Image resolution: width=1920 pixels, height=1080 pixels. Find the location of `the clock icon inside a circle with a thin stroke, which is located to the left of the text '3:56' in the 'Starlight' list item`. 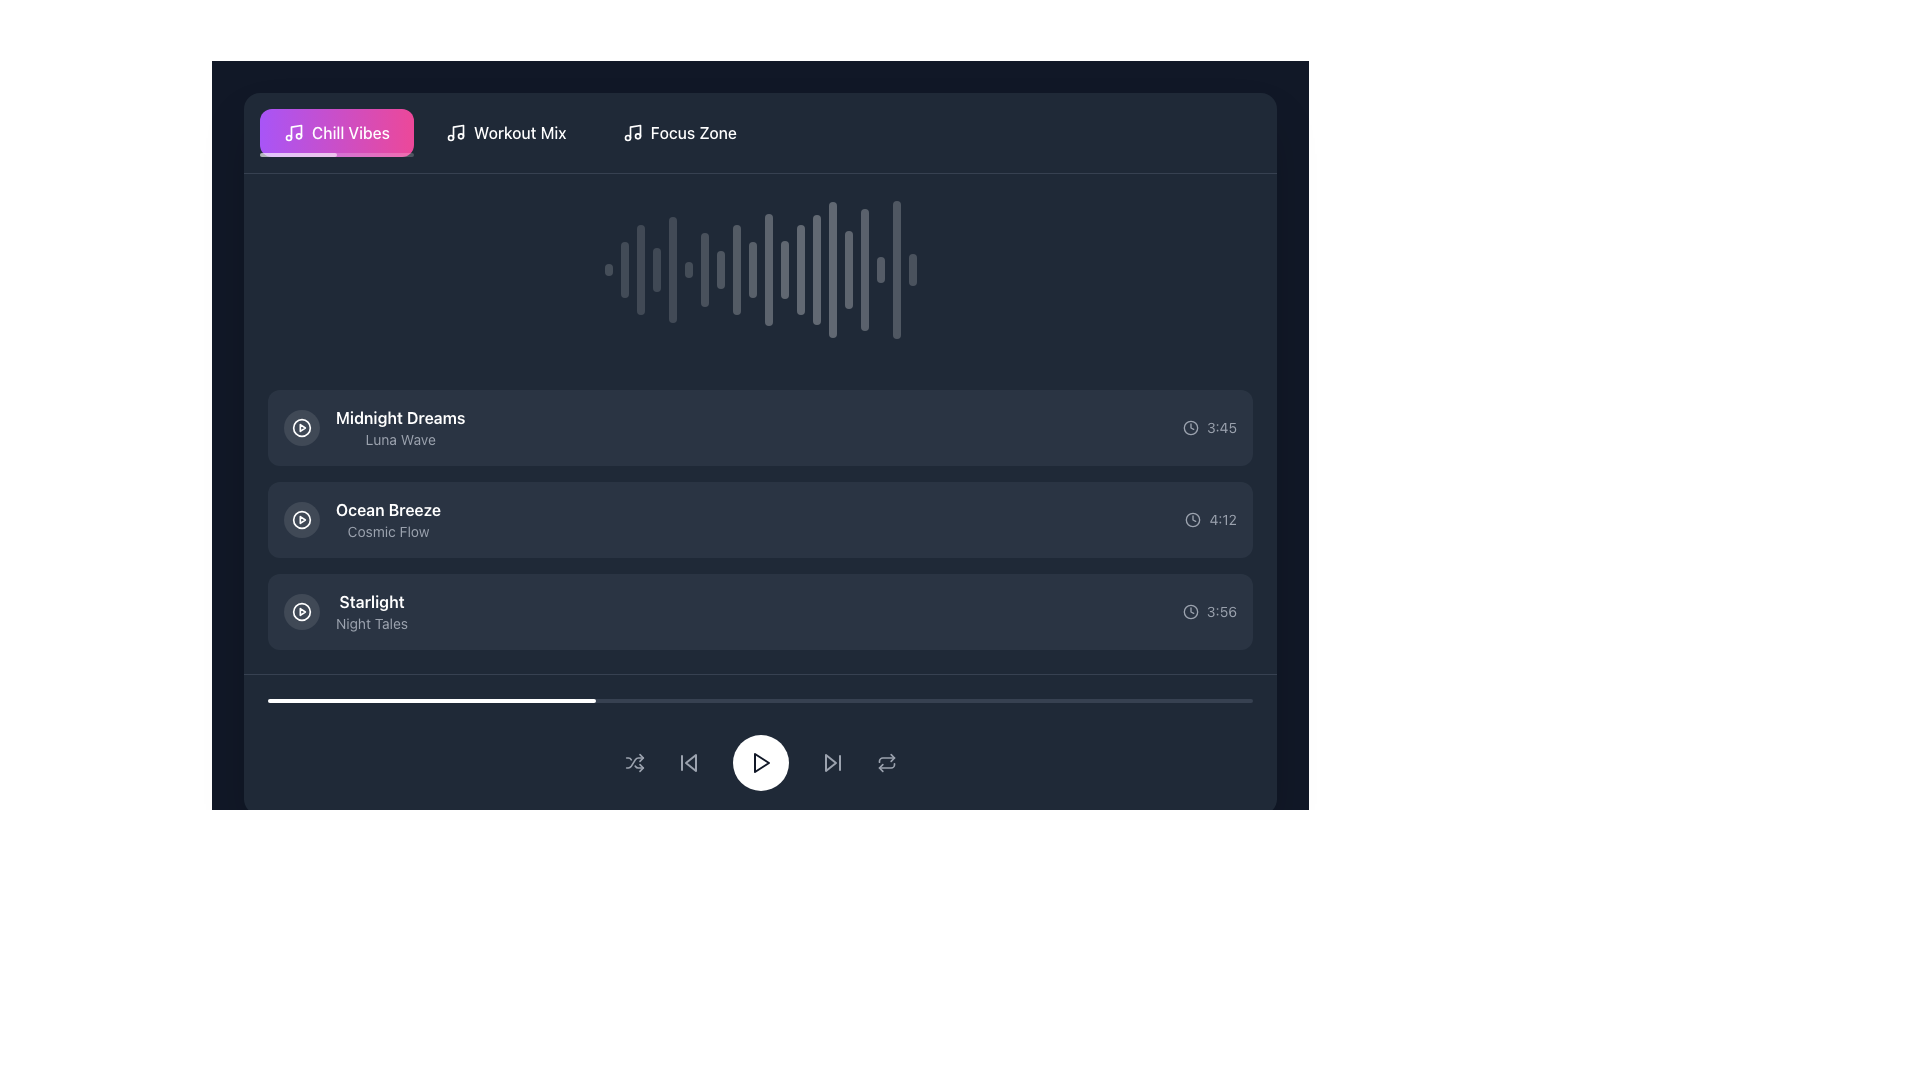

the clock icon inside a circle with a thin stroke, which is located to the left of the text '3:56' in the 'Starlight' list item is located at coordinates (1190, 611).